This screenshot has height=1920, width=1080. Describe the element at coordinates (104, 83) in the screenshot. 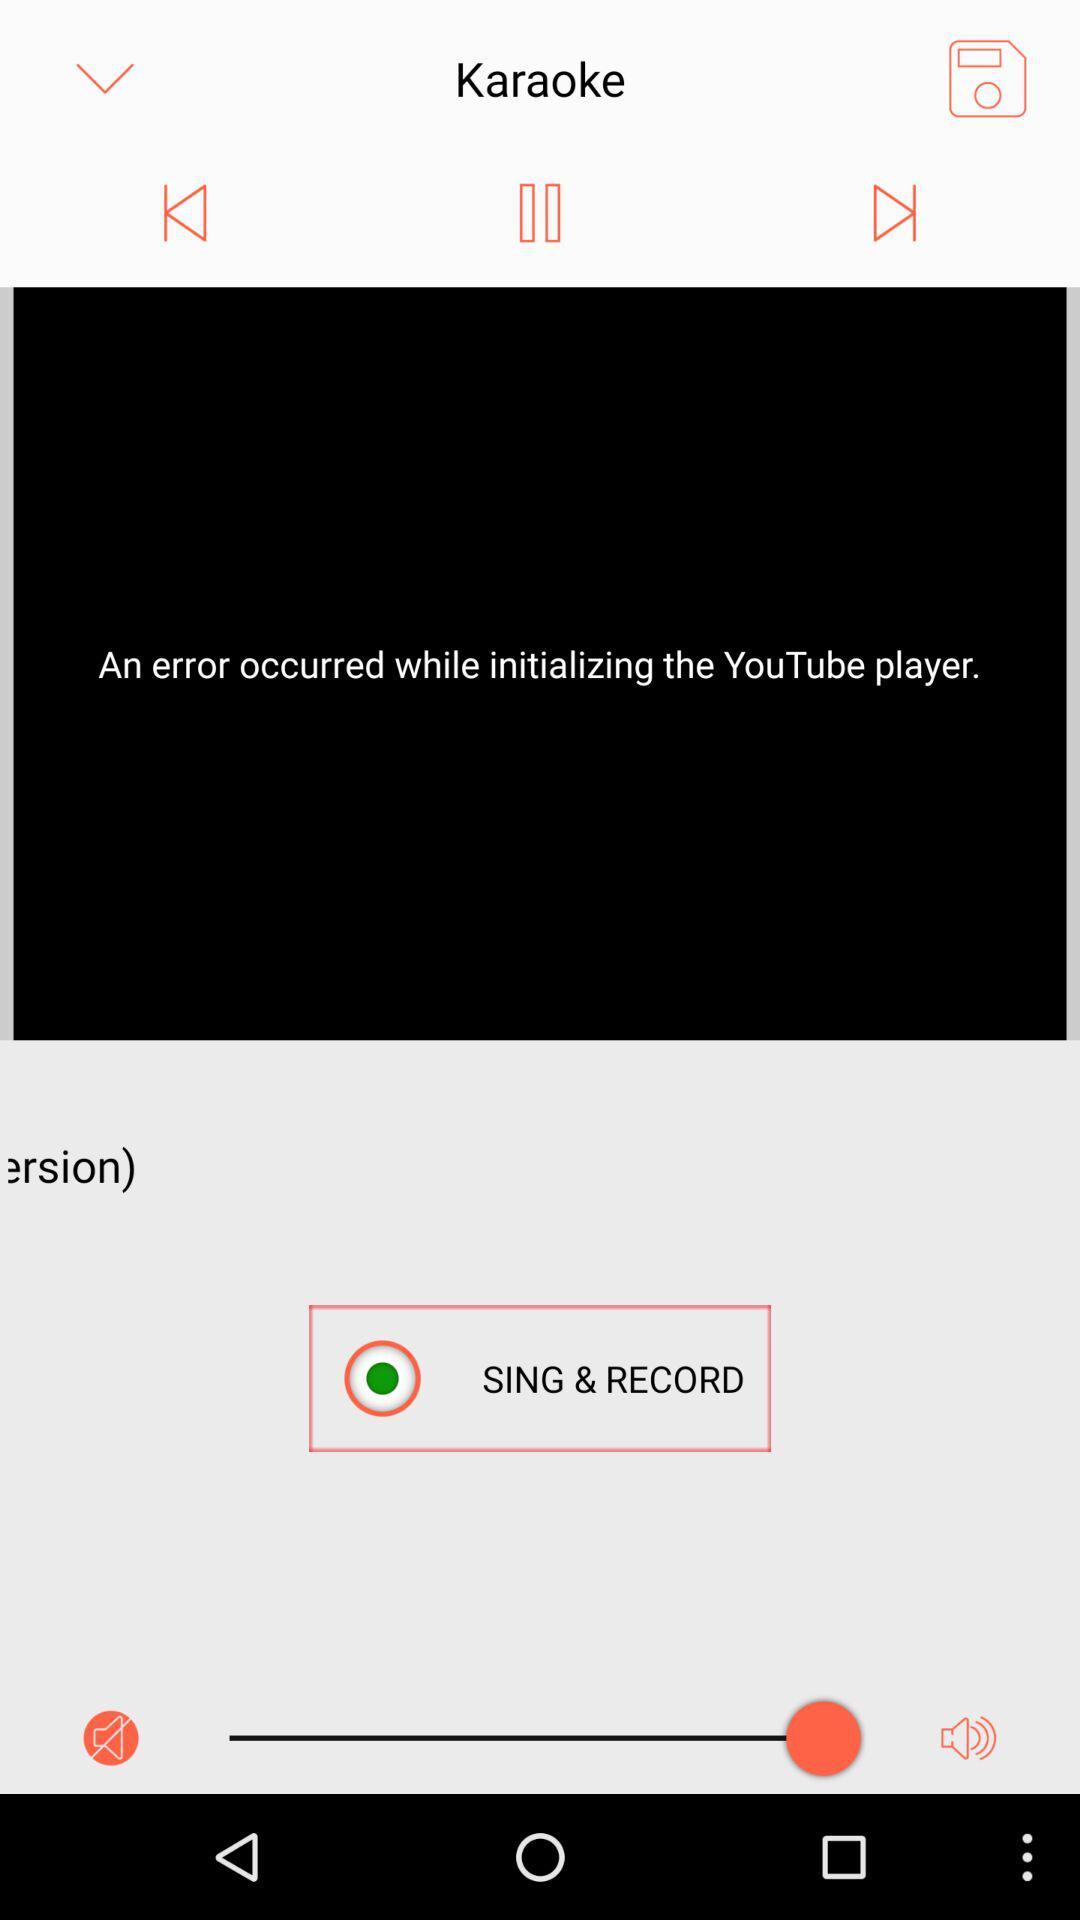

I see `the expand_more icon` at that location.